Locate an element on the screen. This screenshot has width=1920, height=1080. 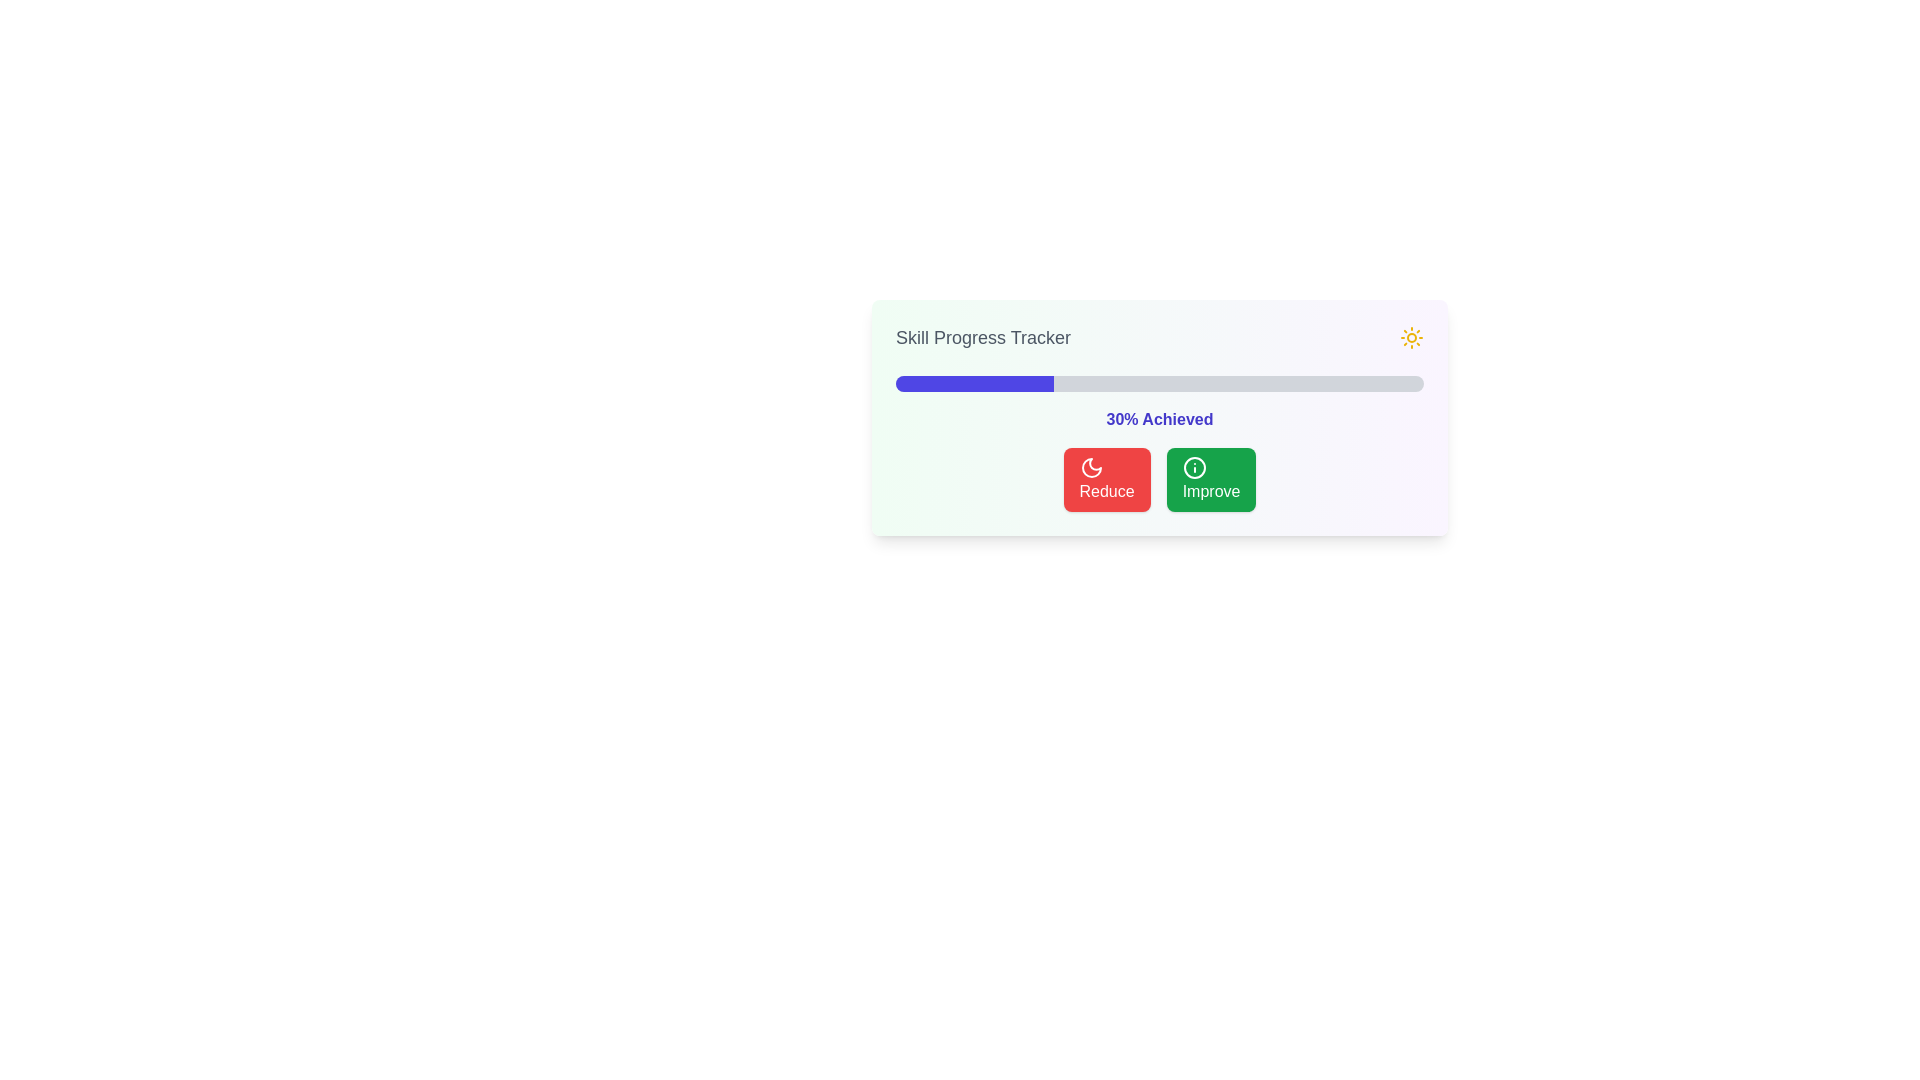
the green button labeled 'Improve' with a white info icon is located at coordinates (1210, 479).